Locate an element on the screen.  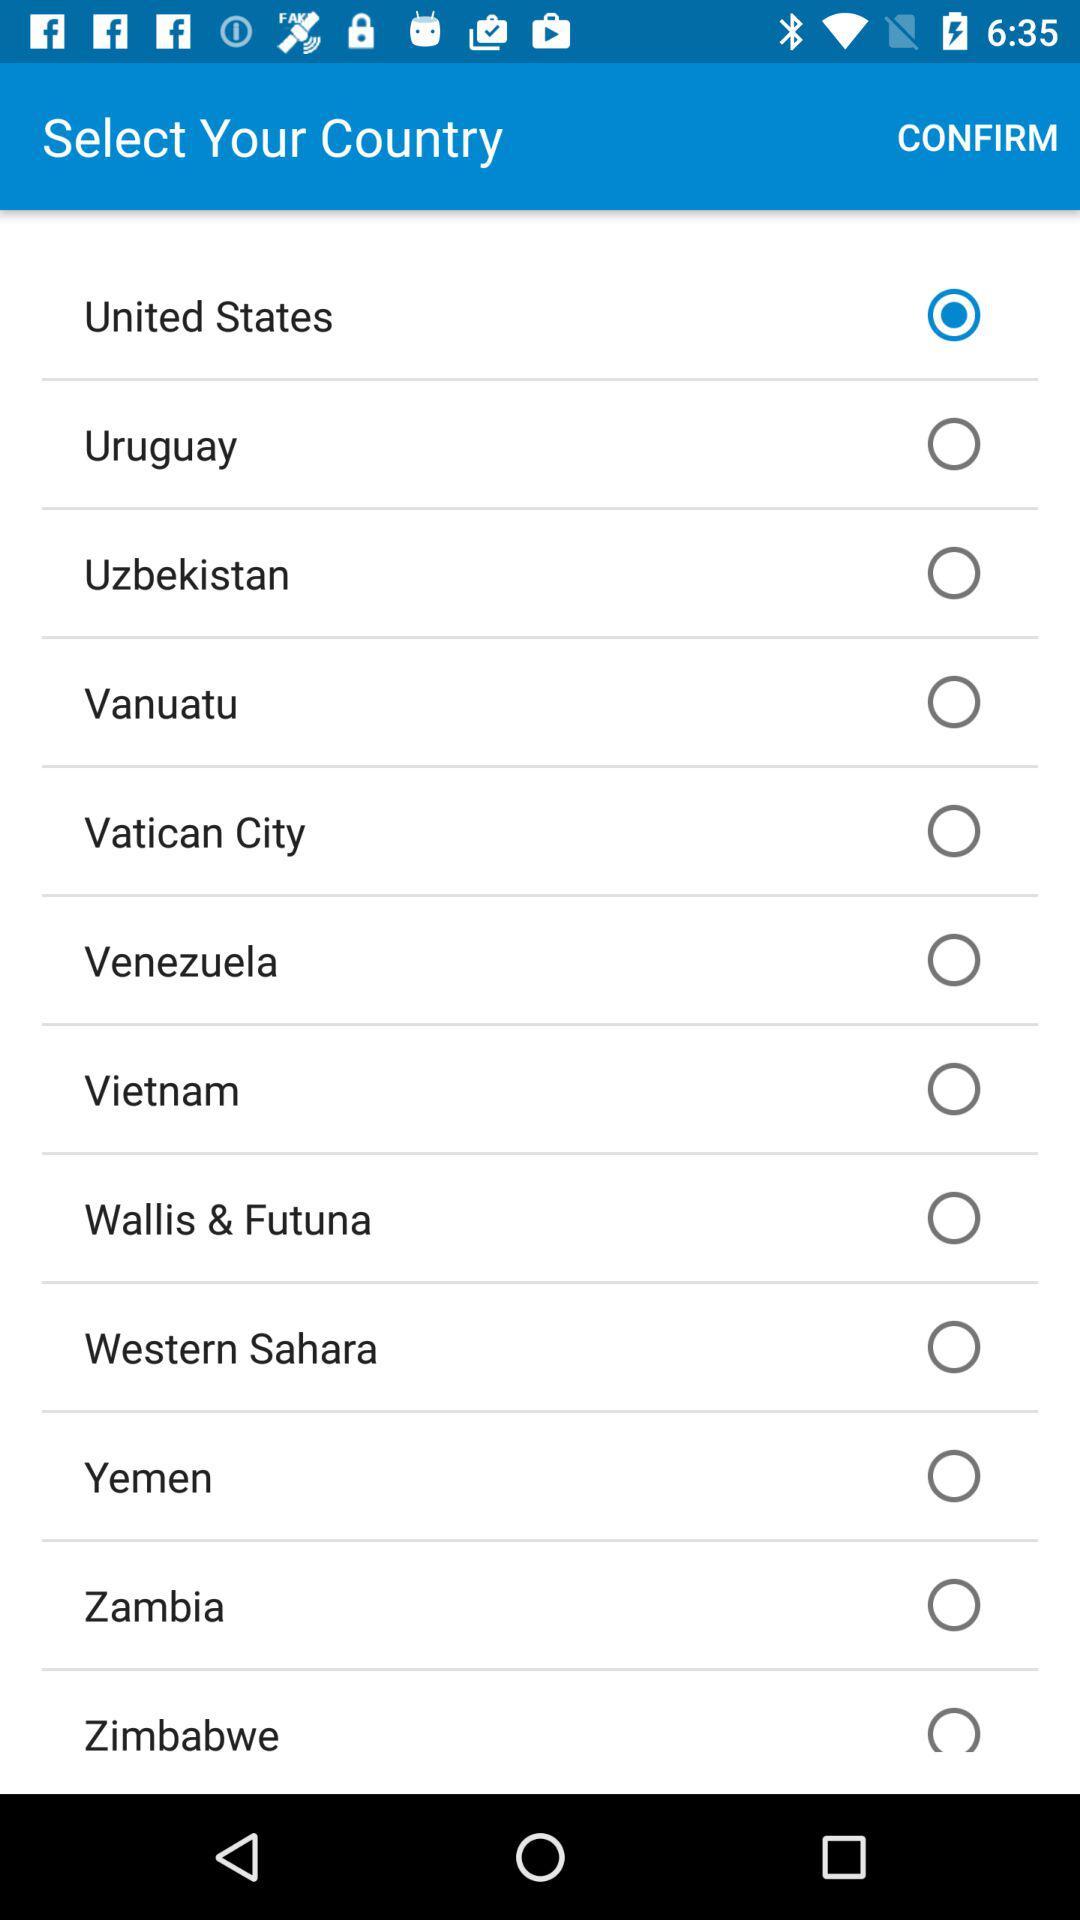
the uruguay item is located at coordinates (540, 442).